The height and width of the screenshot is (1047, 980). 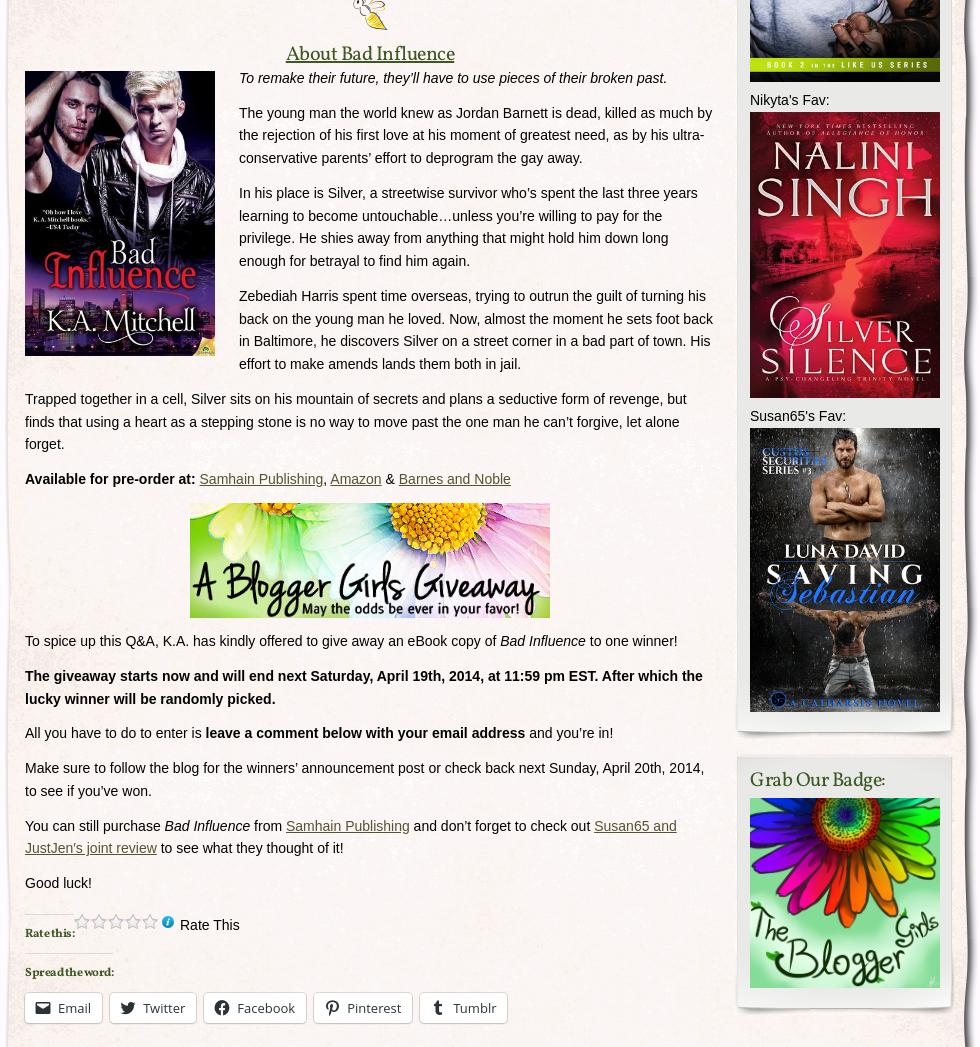 I want to click on 'and you’re in!', so click(x=568, y=733).